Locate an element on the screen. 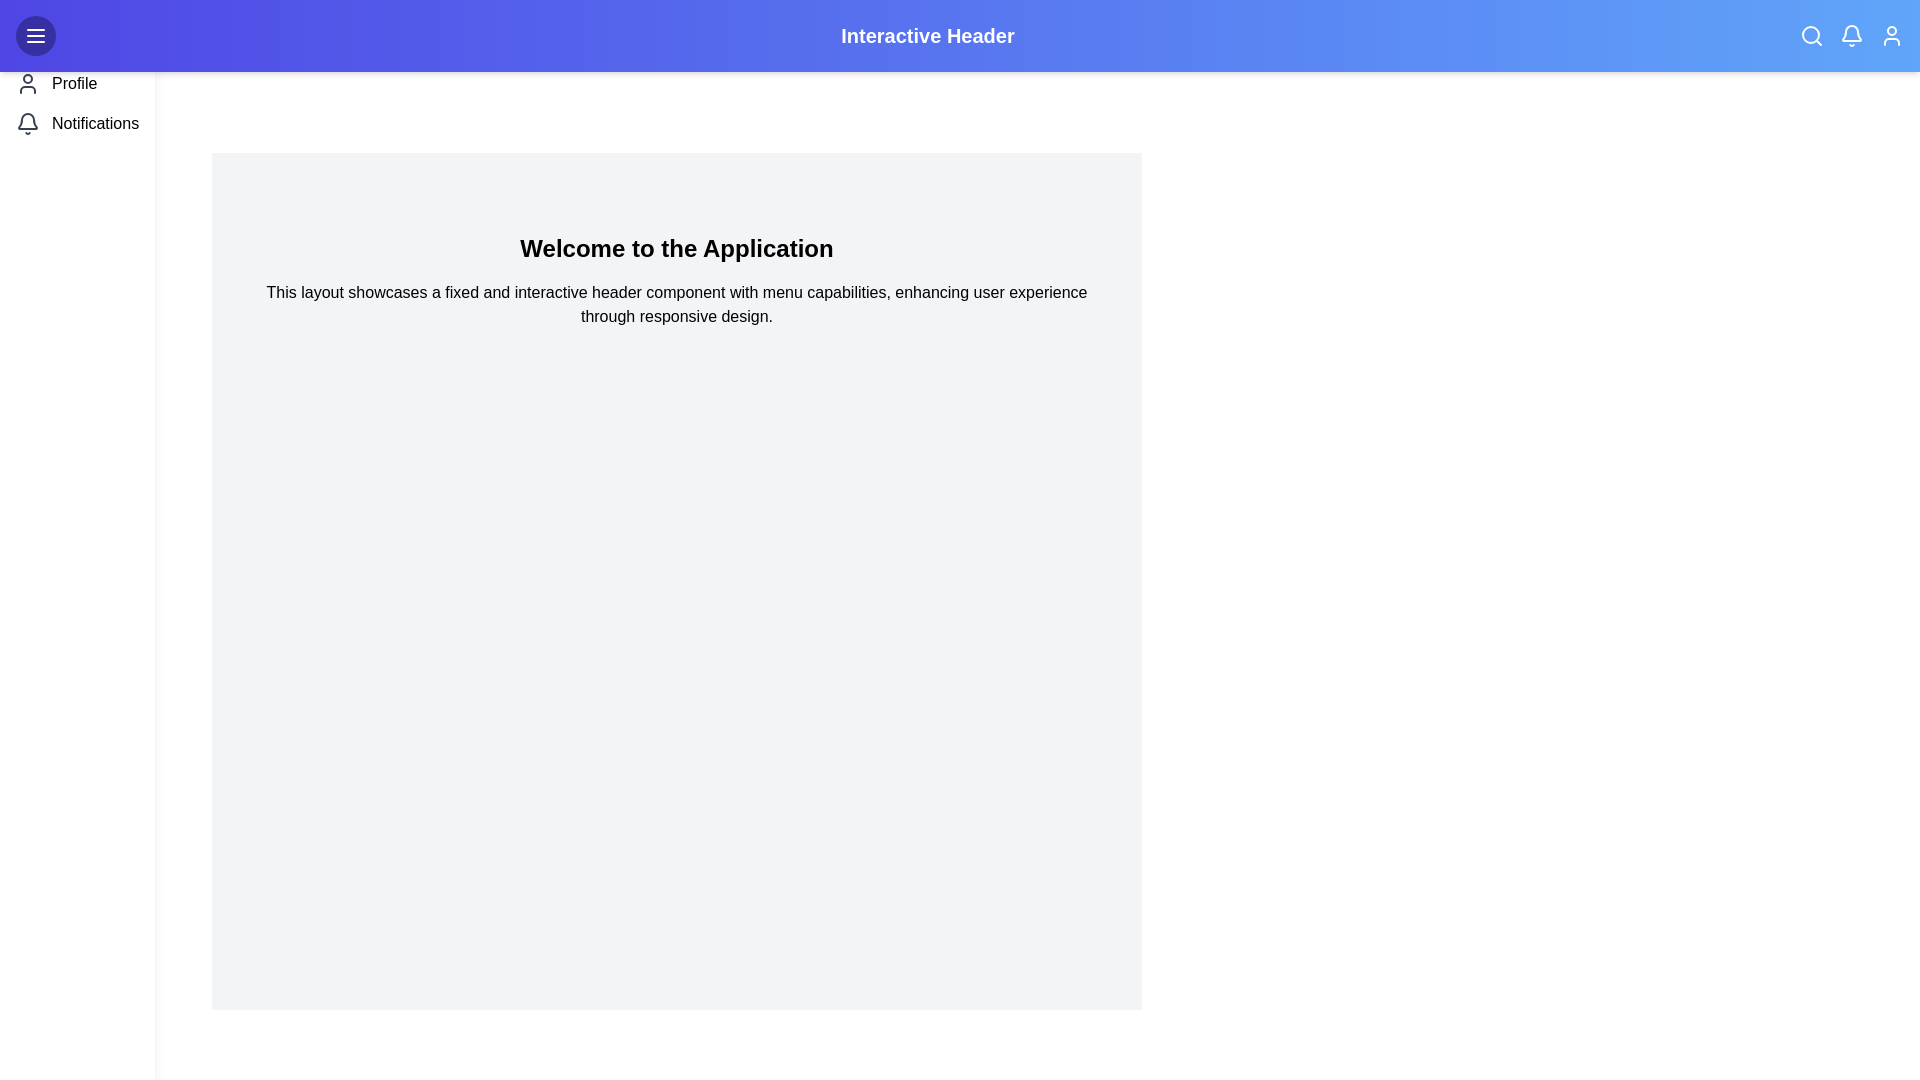  the notifications icon located as the second icon from the right in the top-right corner of the application's header is located at coordinates (1851, 35).